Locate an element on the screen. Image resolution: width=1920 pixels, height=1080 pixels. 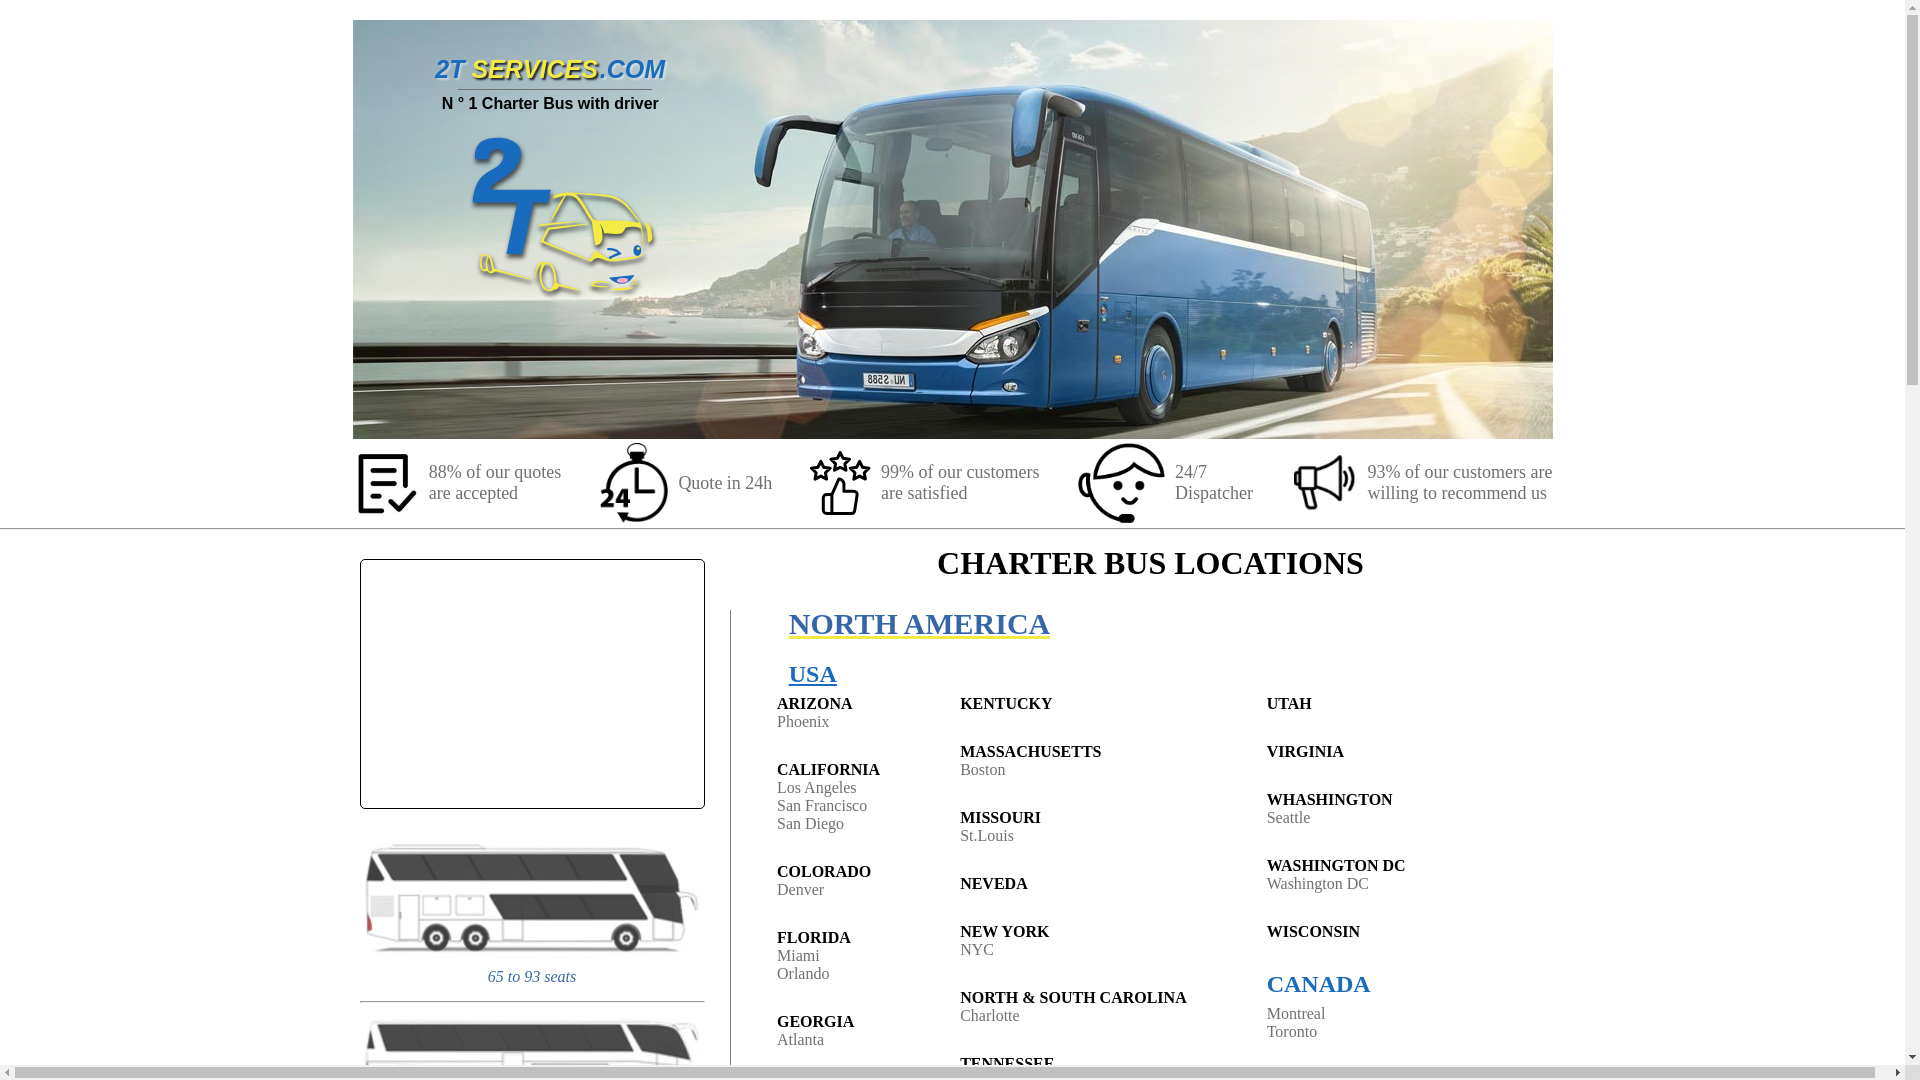
'MASSACHUSETTS' is located at coordinates (1030, 751).